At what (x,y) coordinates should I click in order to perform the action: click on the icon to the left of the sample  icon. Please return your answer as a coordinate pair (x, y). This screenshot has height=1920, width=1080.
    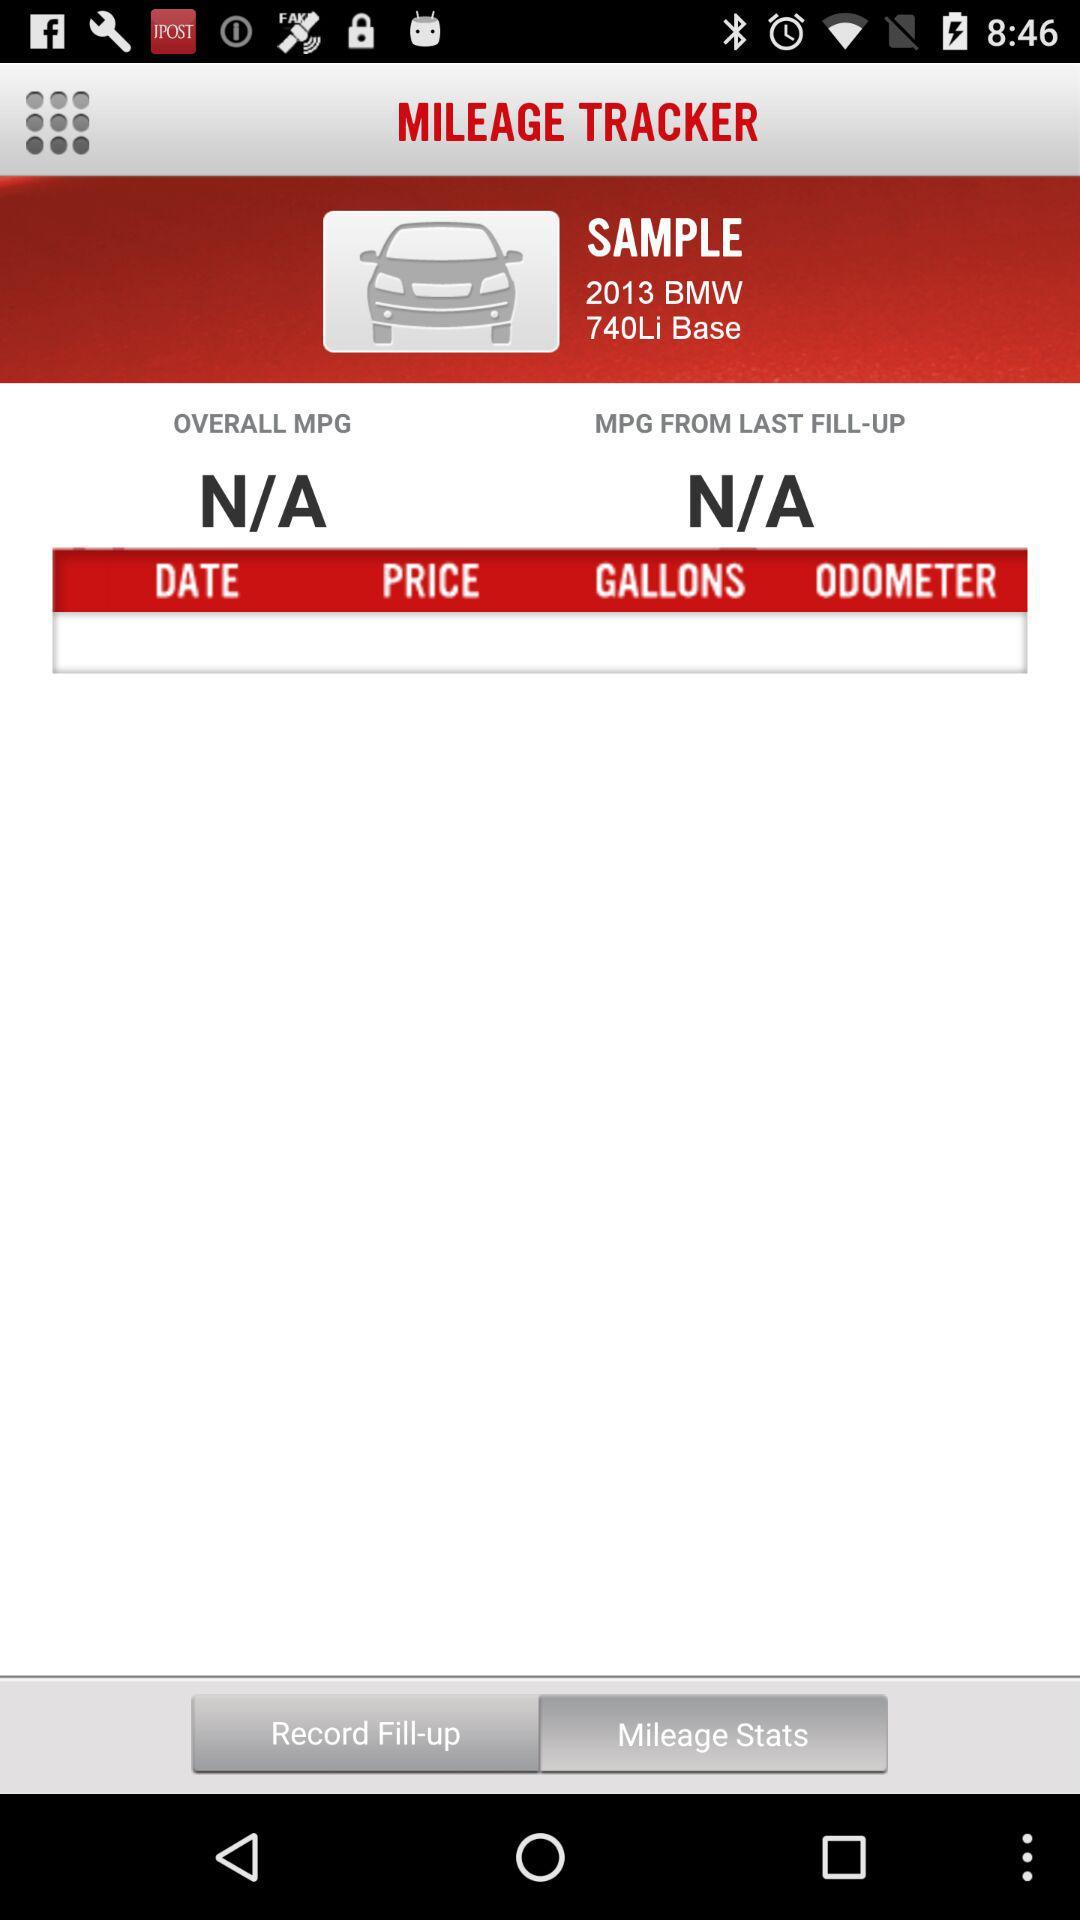
    Looking at the image, I should click on (440, 280).